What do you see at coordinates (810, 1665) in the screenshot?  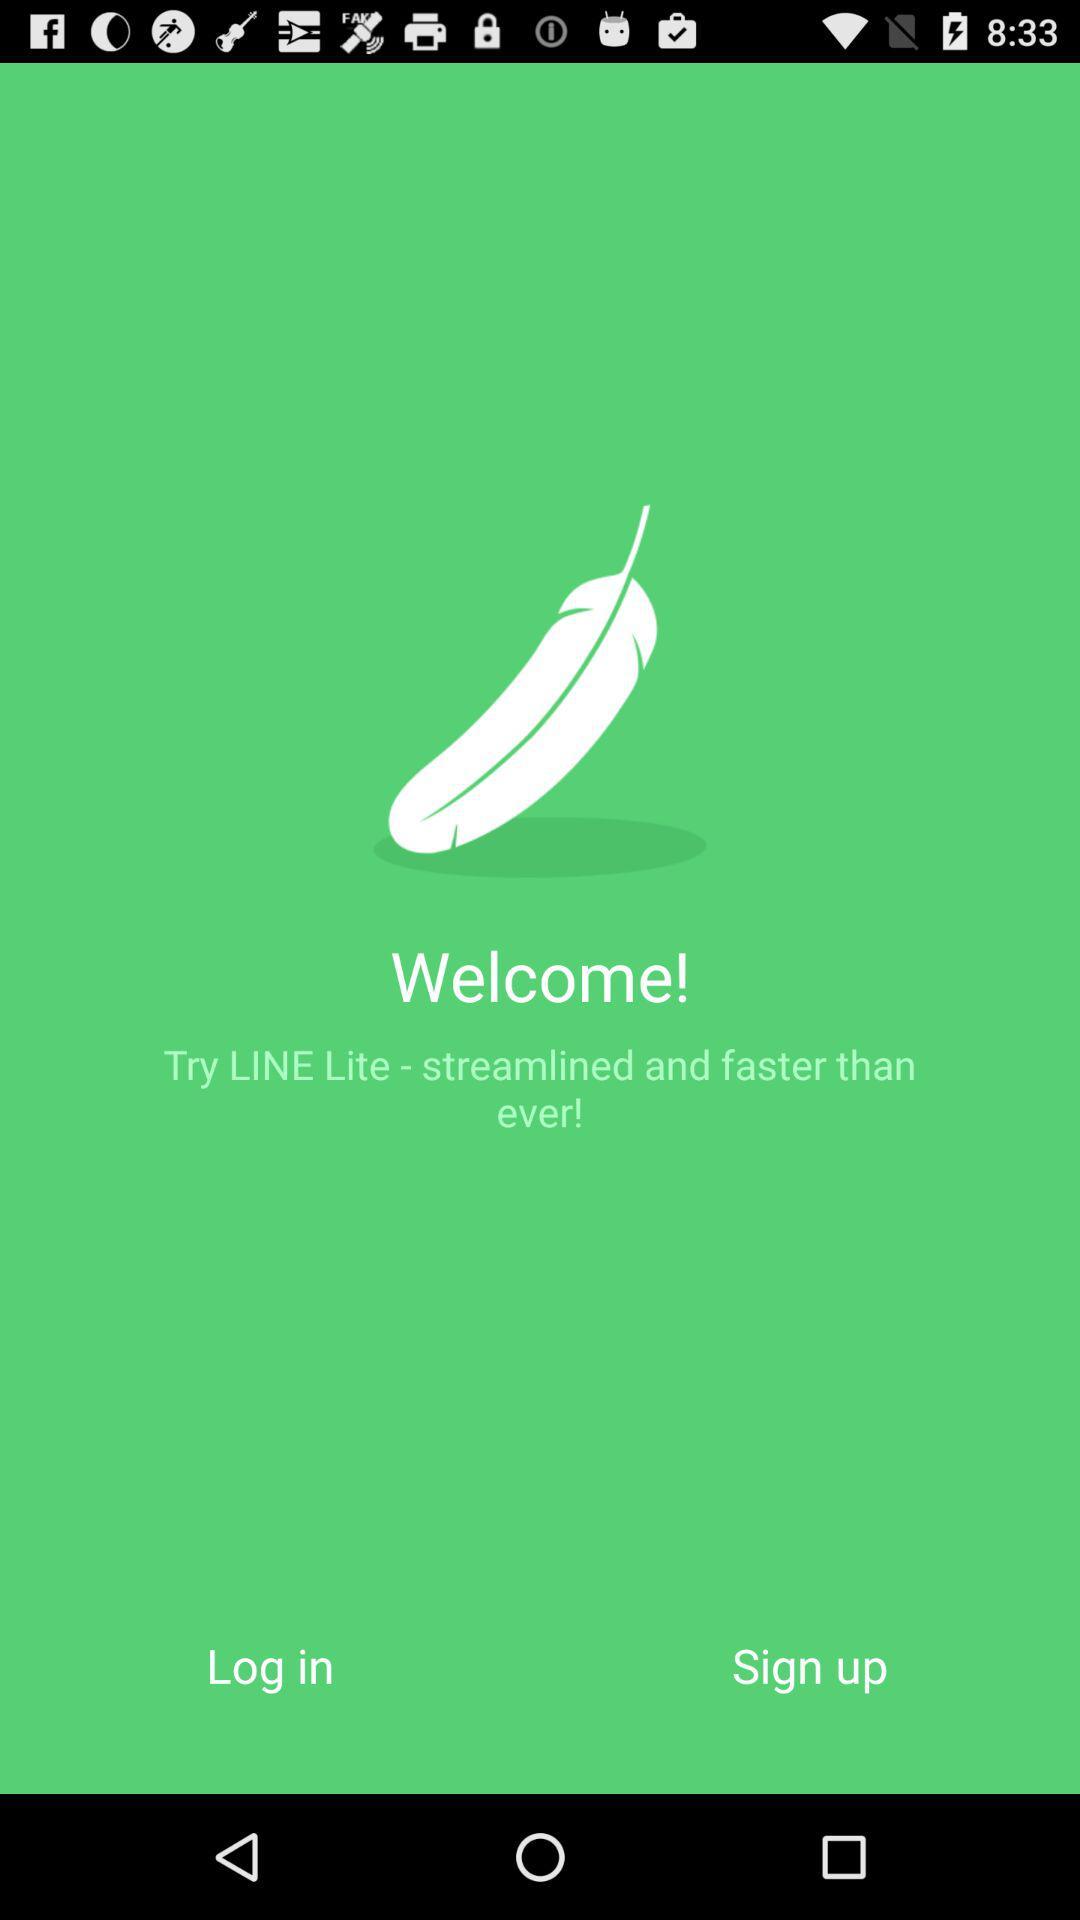 I see `sign up item` at bounding box center [810, 1665].